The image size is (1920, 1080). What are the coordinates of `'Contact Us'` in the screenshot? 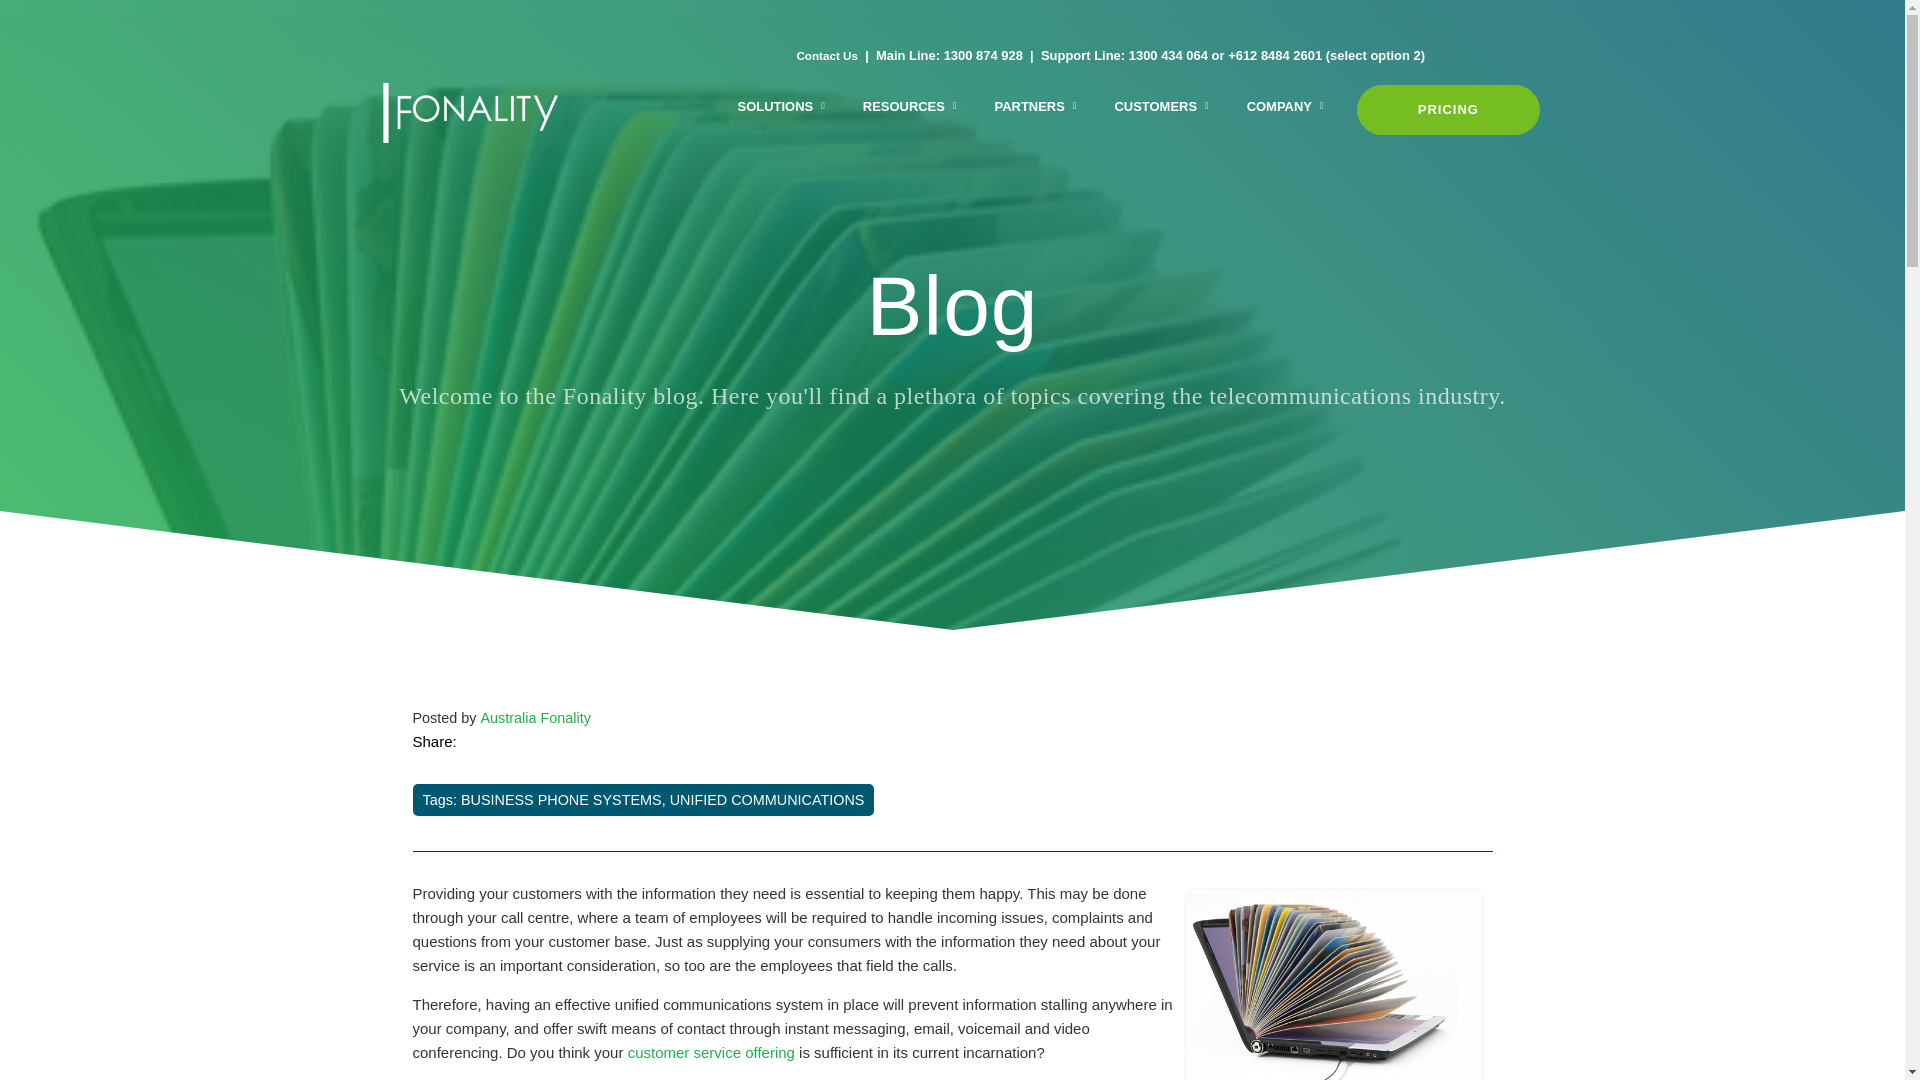 It's located at (826, 54).